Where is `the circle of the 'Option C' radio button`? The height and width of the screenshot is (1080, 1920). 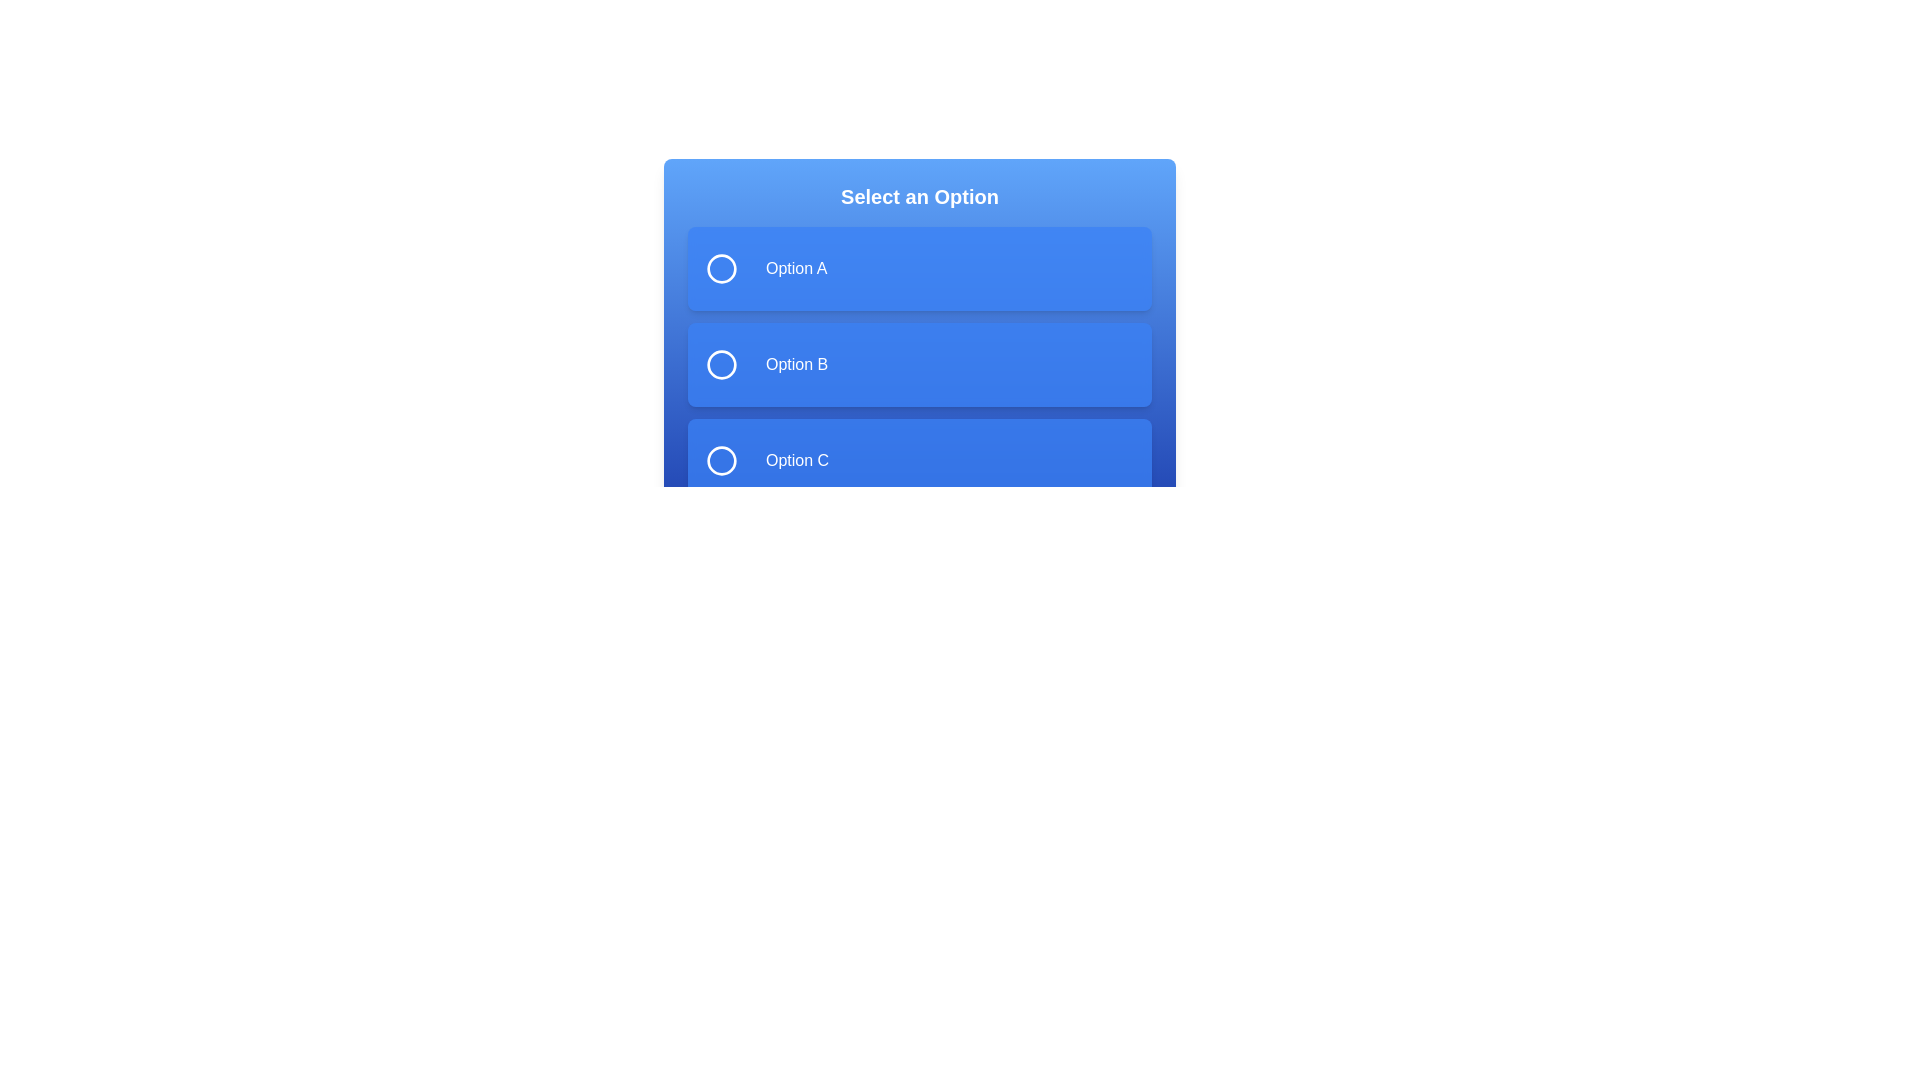
the circle of the 'Option C' radio button is located at coordinates (720, 461).